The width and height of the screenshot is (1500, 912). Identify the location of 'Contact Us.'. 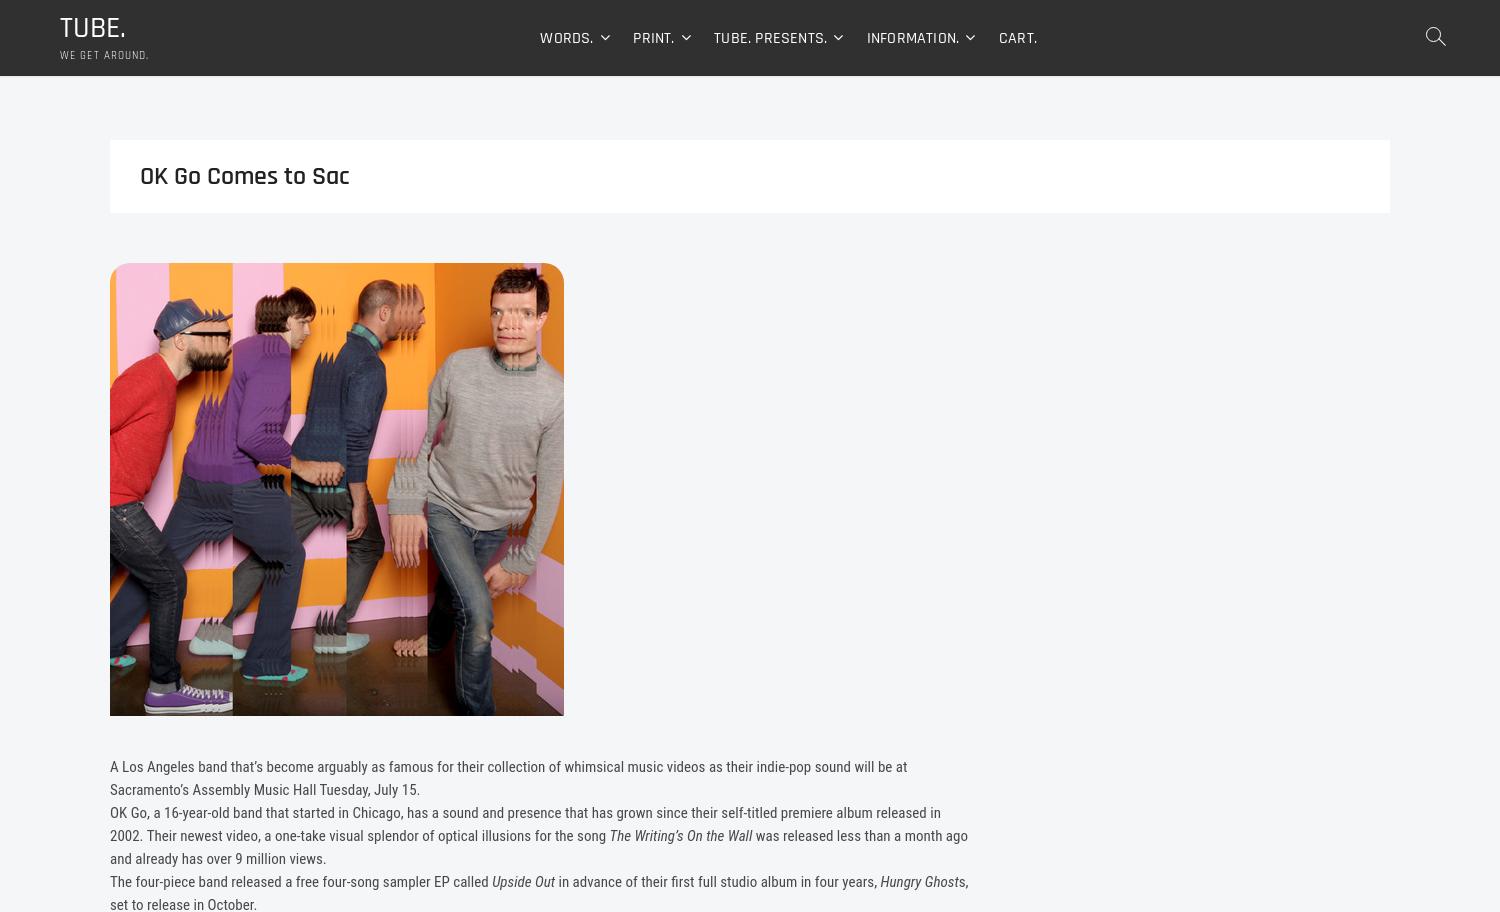
(870, 239).